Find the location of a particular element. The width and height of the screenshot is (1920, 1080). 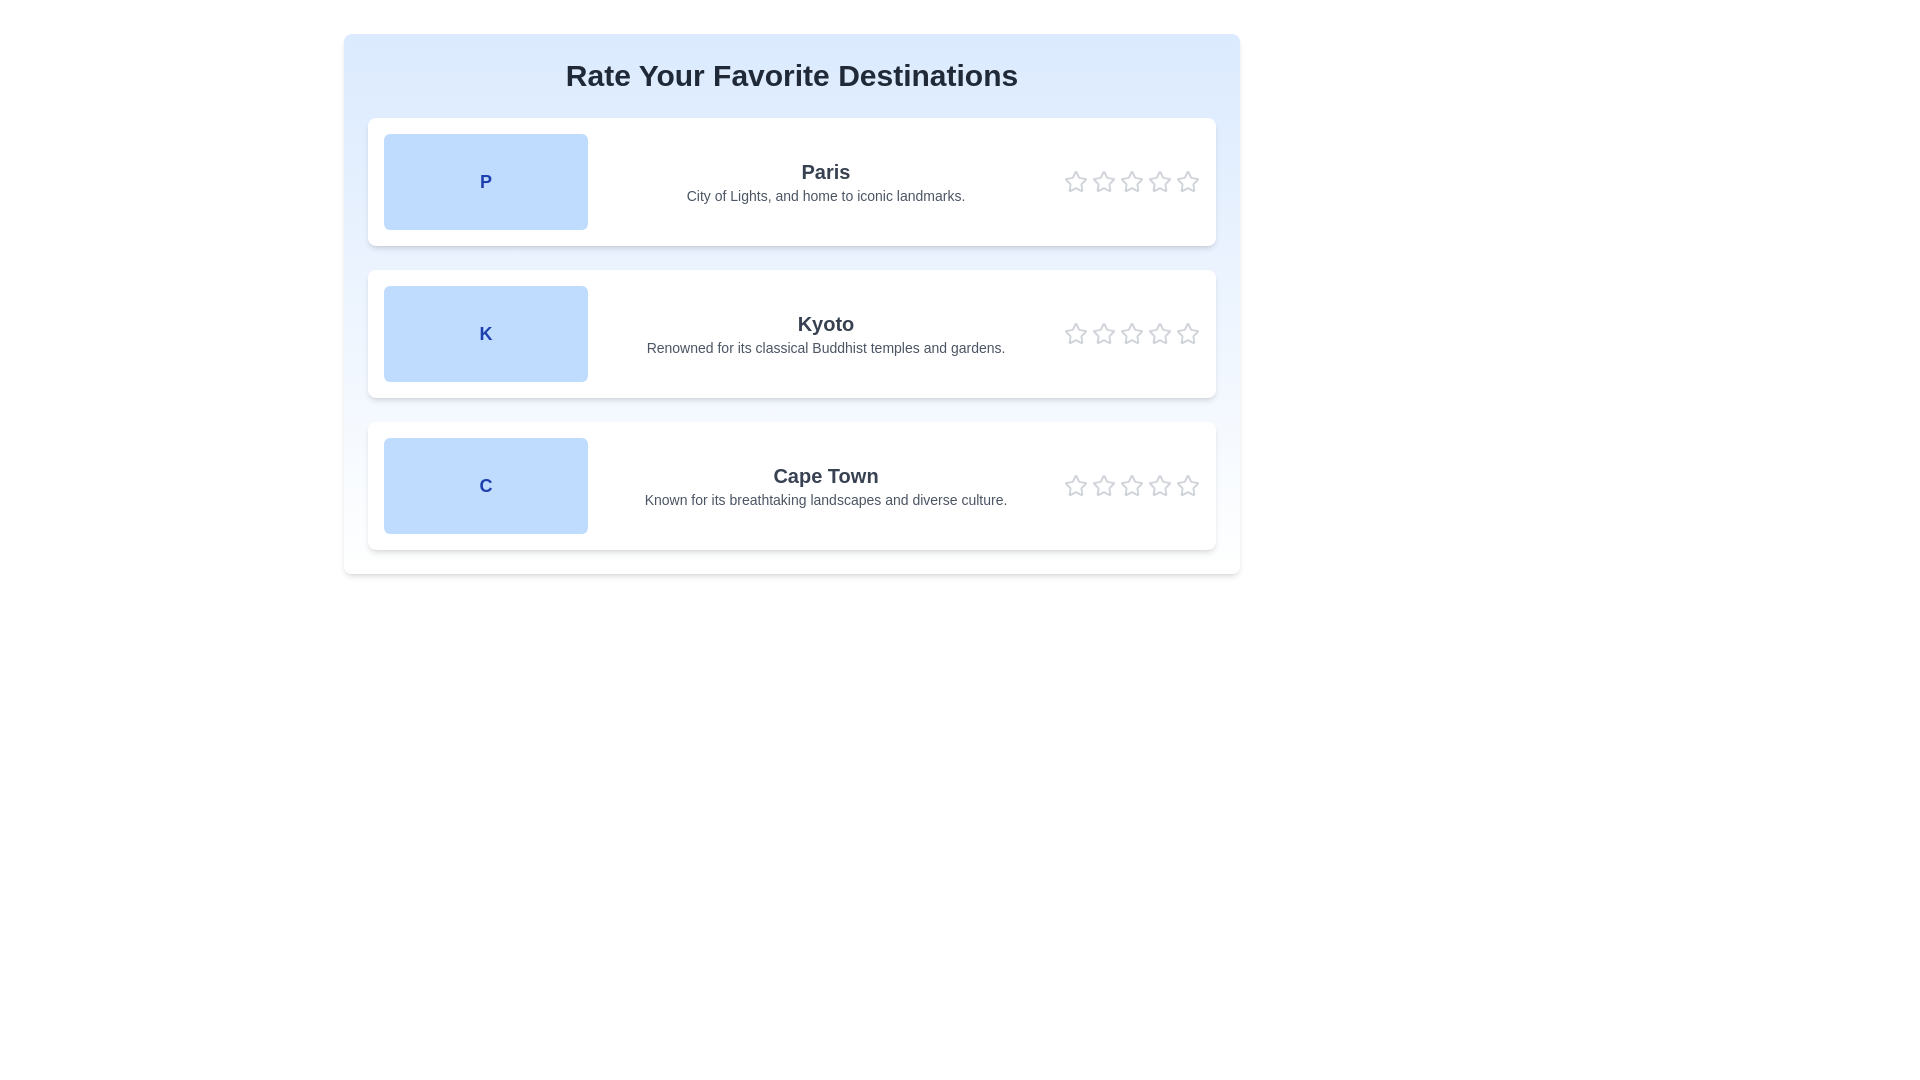

text content block titled 'Kyoto' which contains a description about its classical Buddhist temples and gardens is located at coordinates (825, 333).